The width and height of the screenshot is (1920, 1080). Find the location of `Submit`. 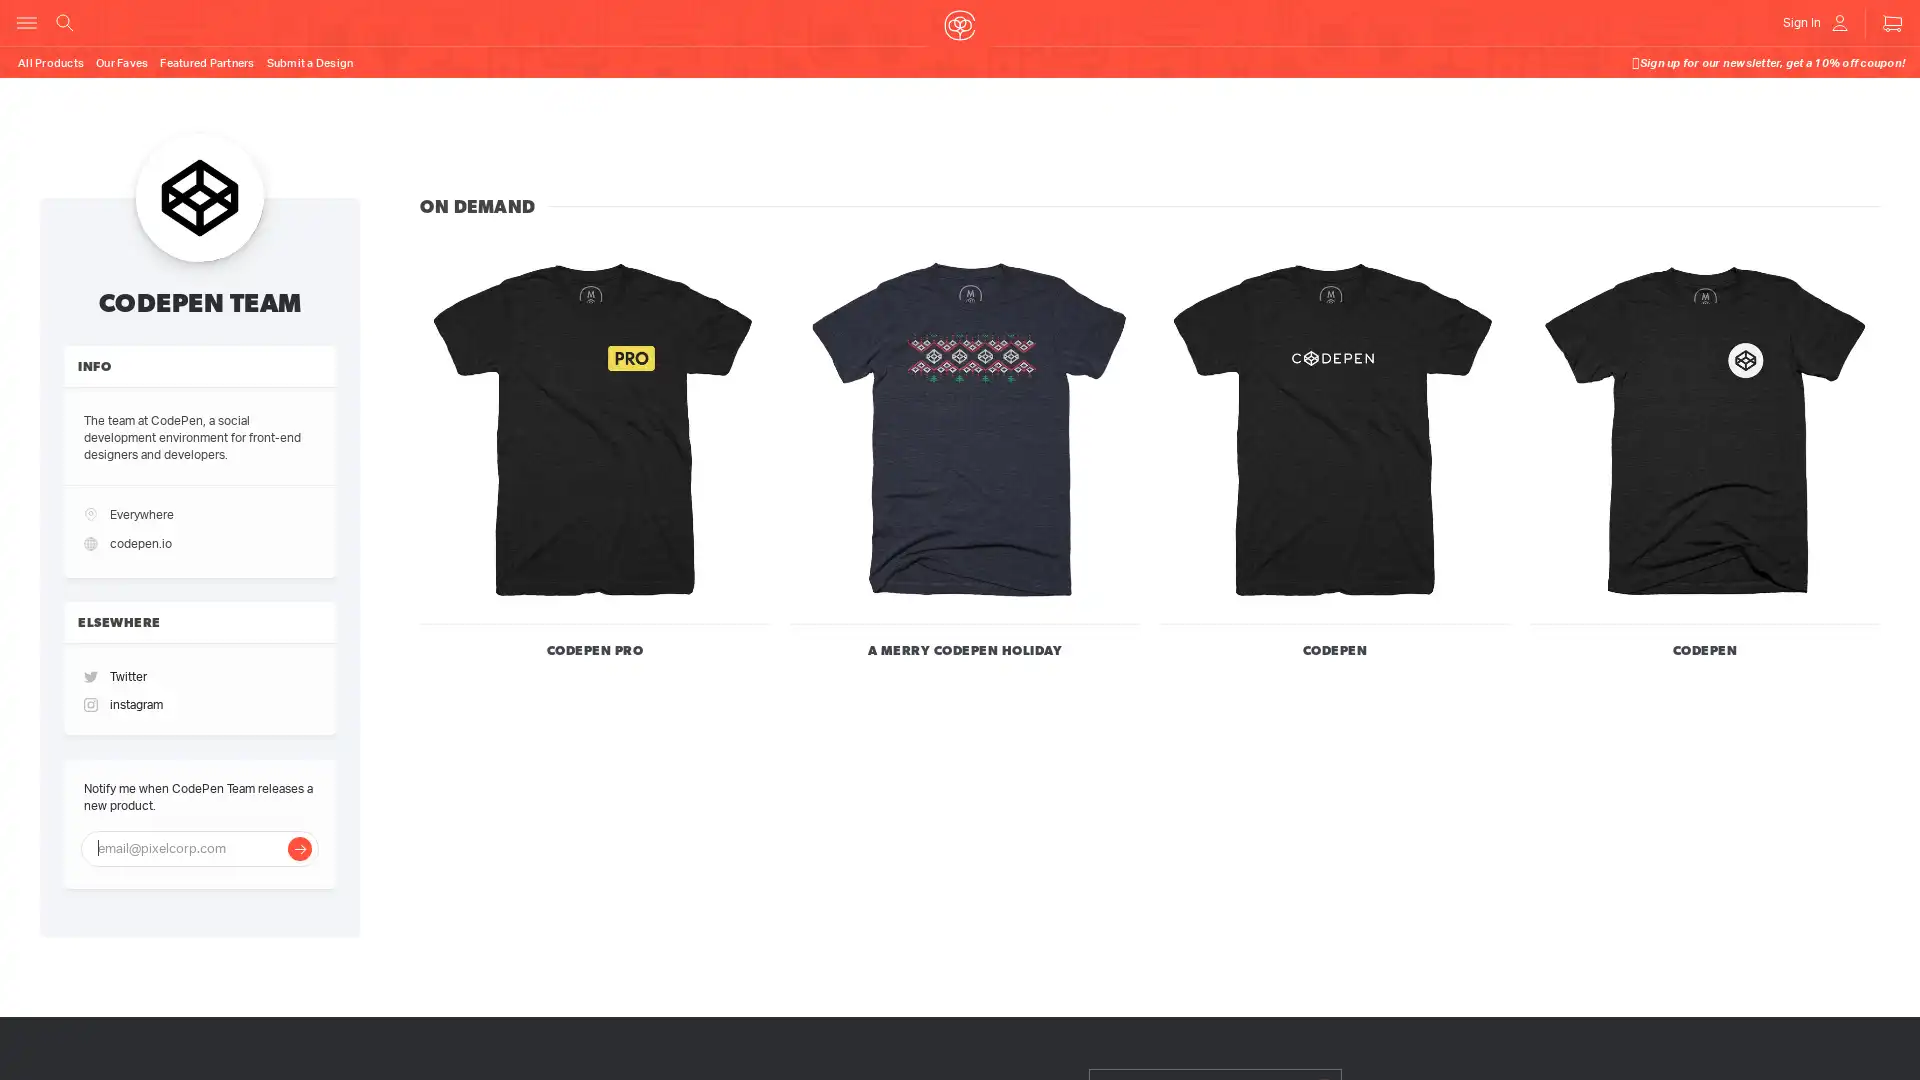

Submit is located at coordinates (298, 870).